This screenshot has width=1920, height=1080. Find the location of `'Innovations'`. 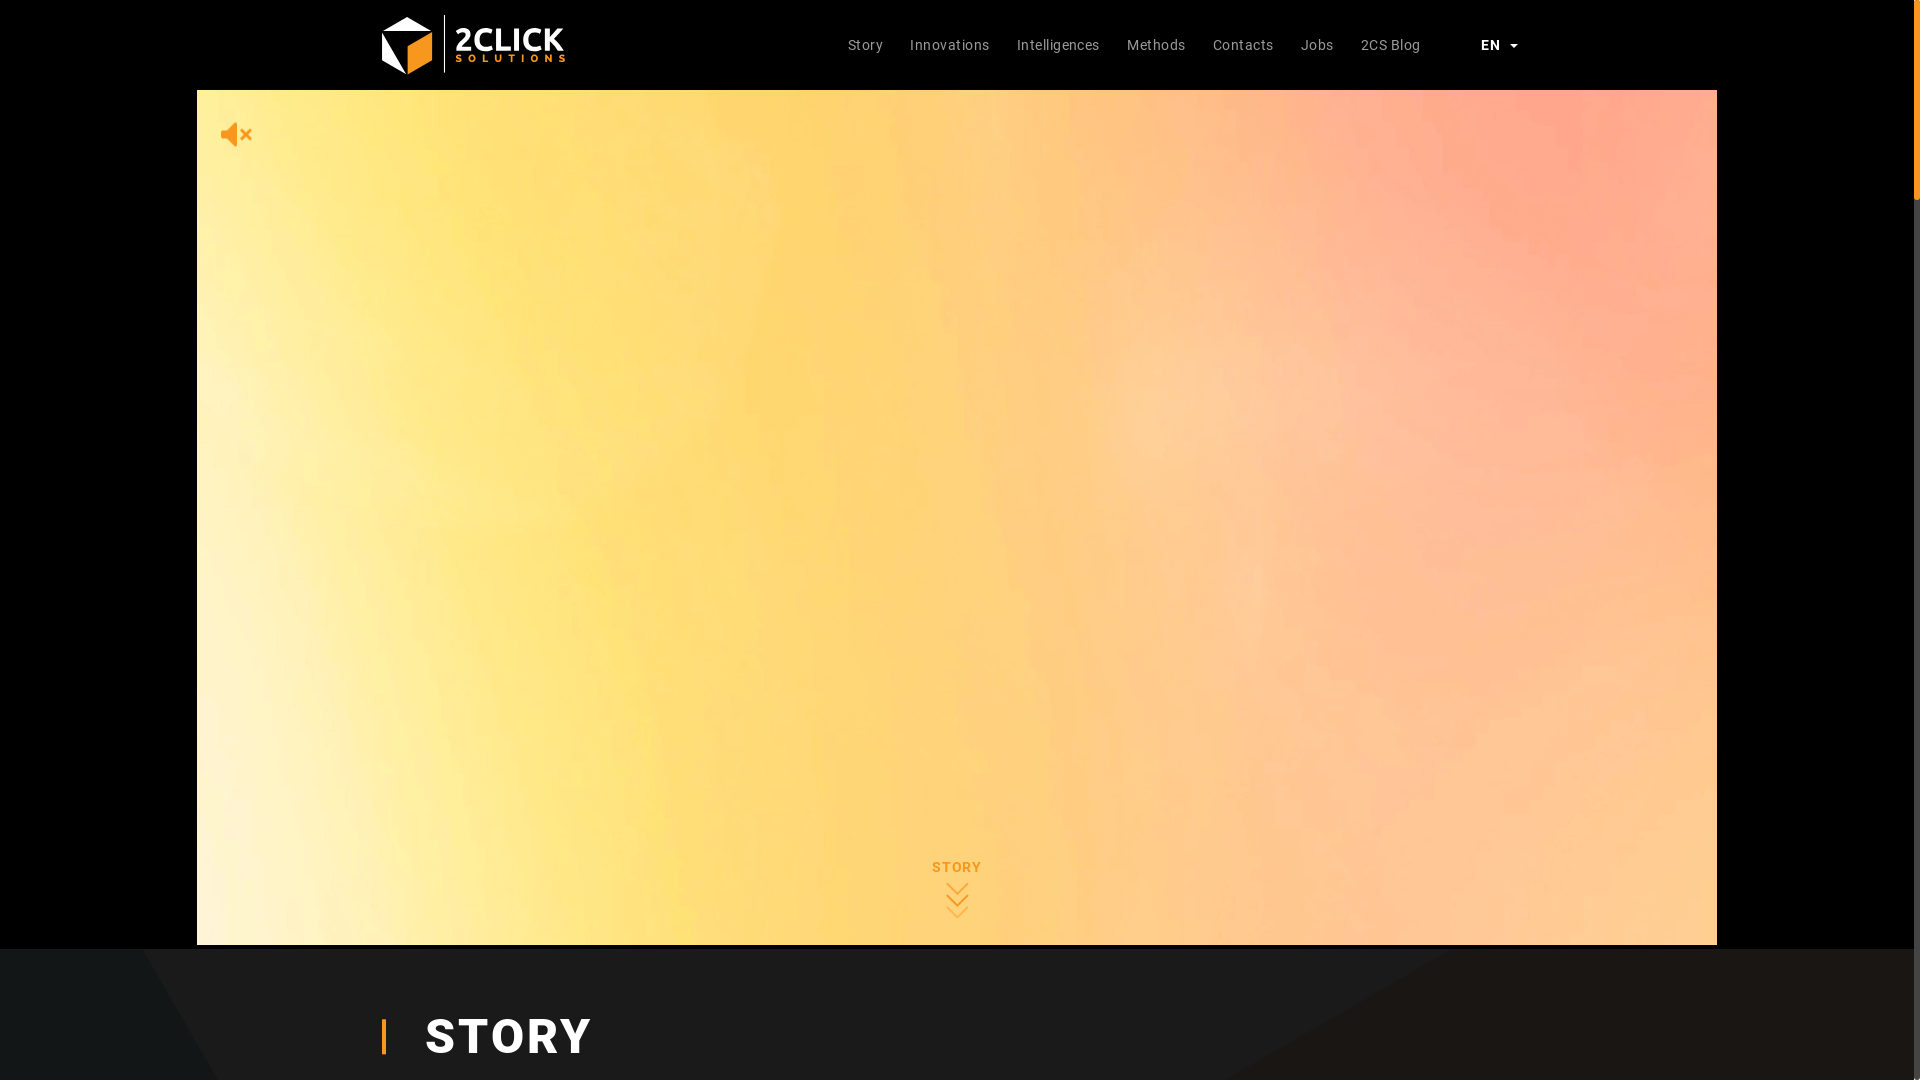

'Innovations' is located at coordinates (896, 44).